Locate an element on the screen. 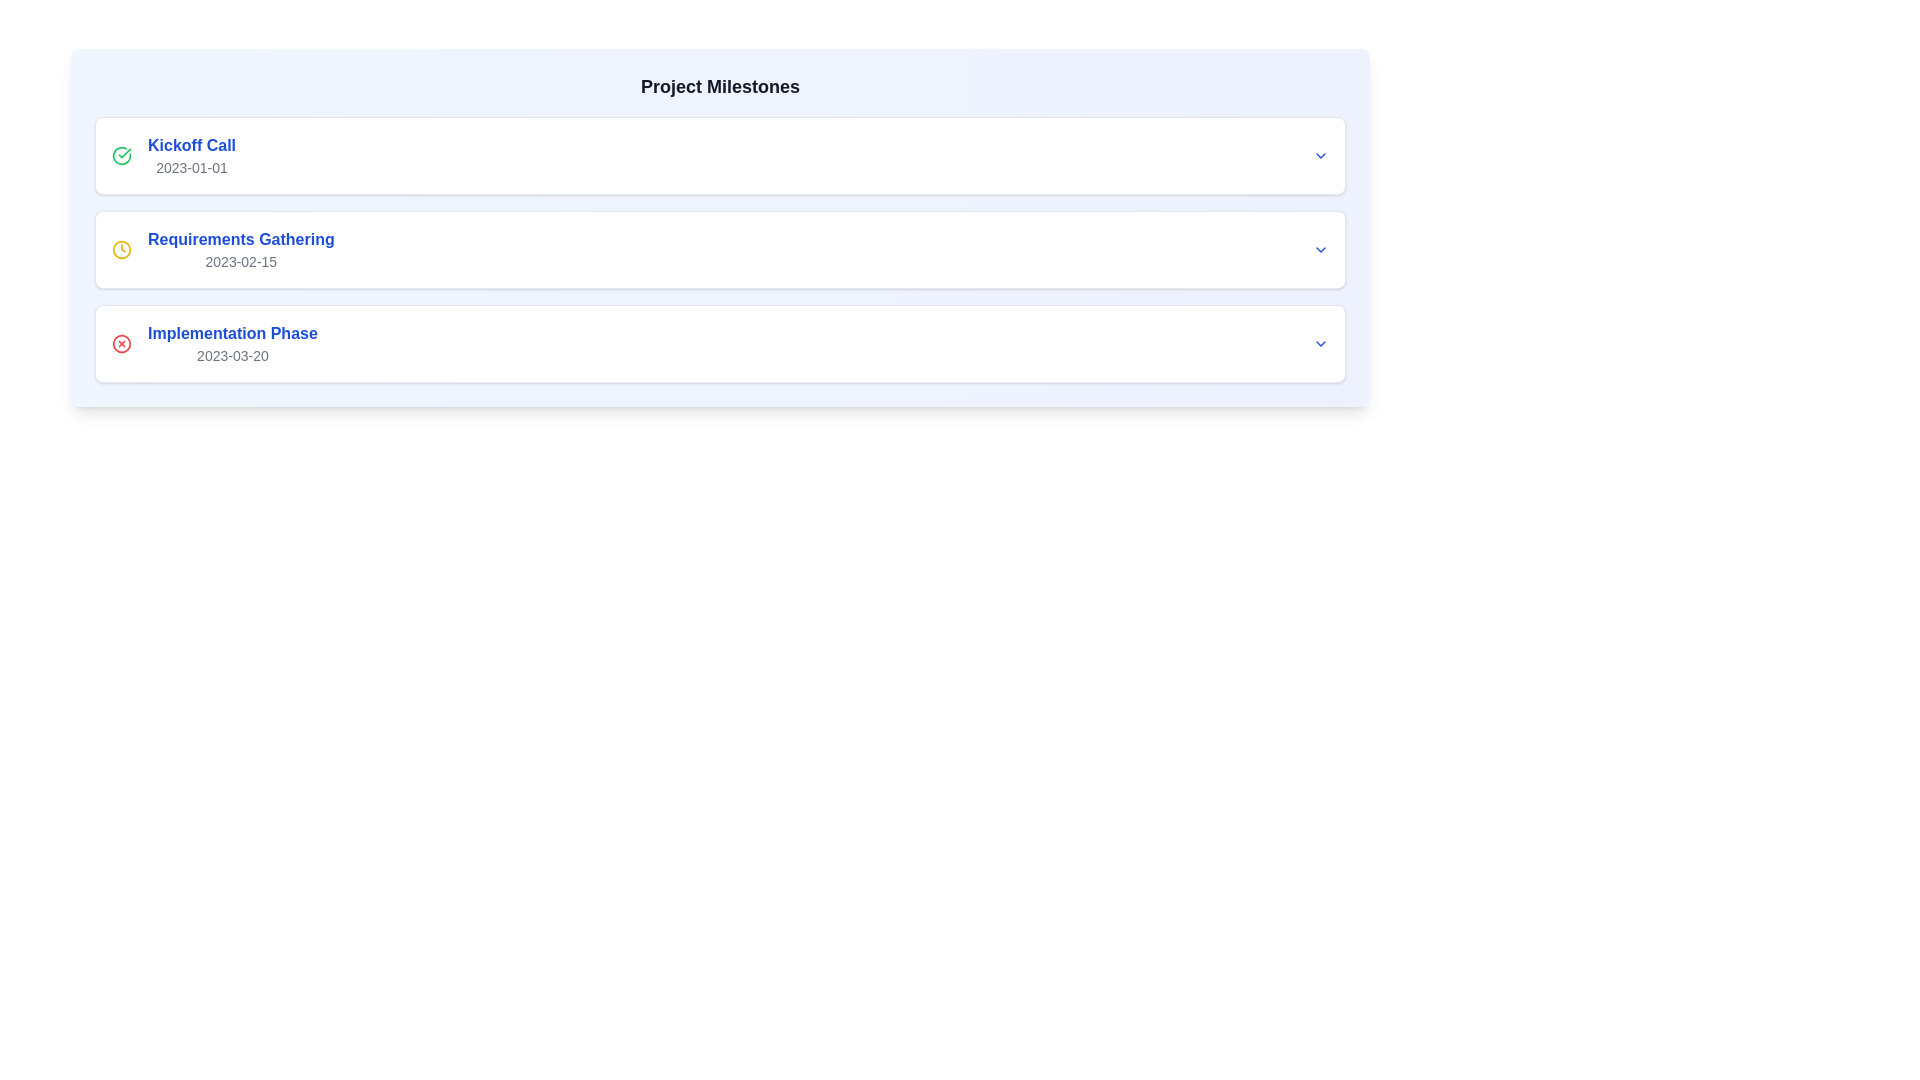 Image resolution: width=1920 pixels, height=1080 pixels. the SVG circle element that represents the milestone status, located to the left of the 'Implementation Phase' milestone entry is located at coordinates (120, 342).